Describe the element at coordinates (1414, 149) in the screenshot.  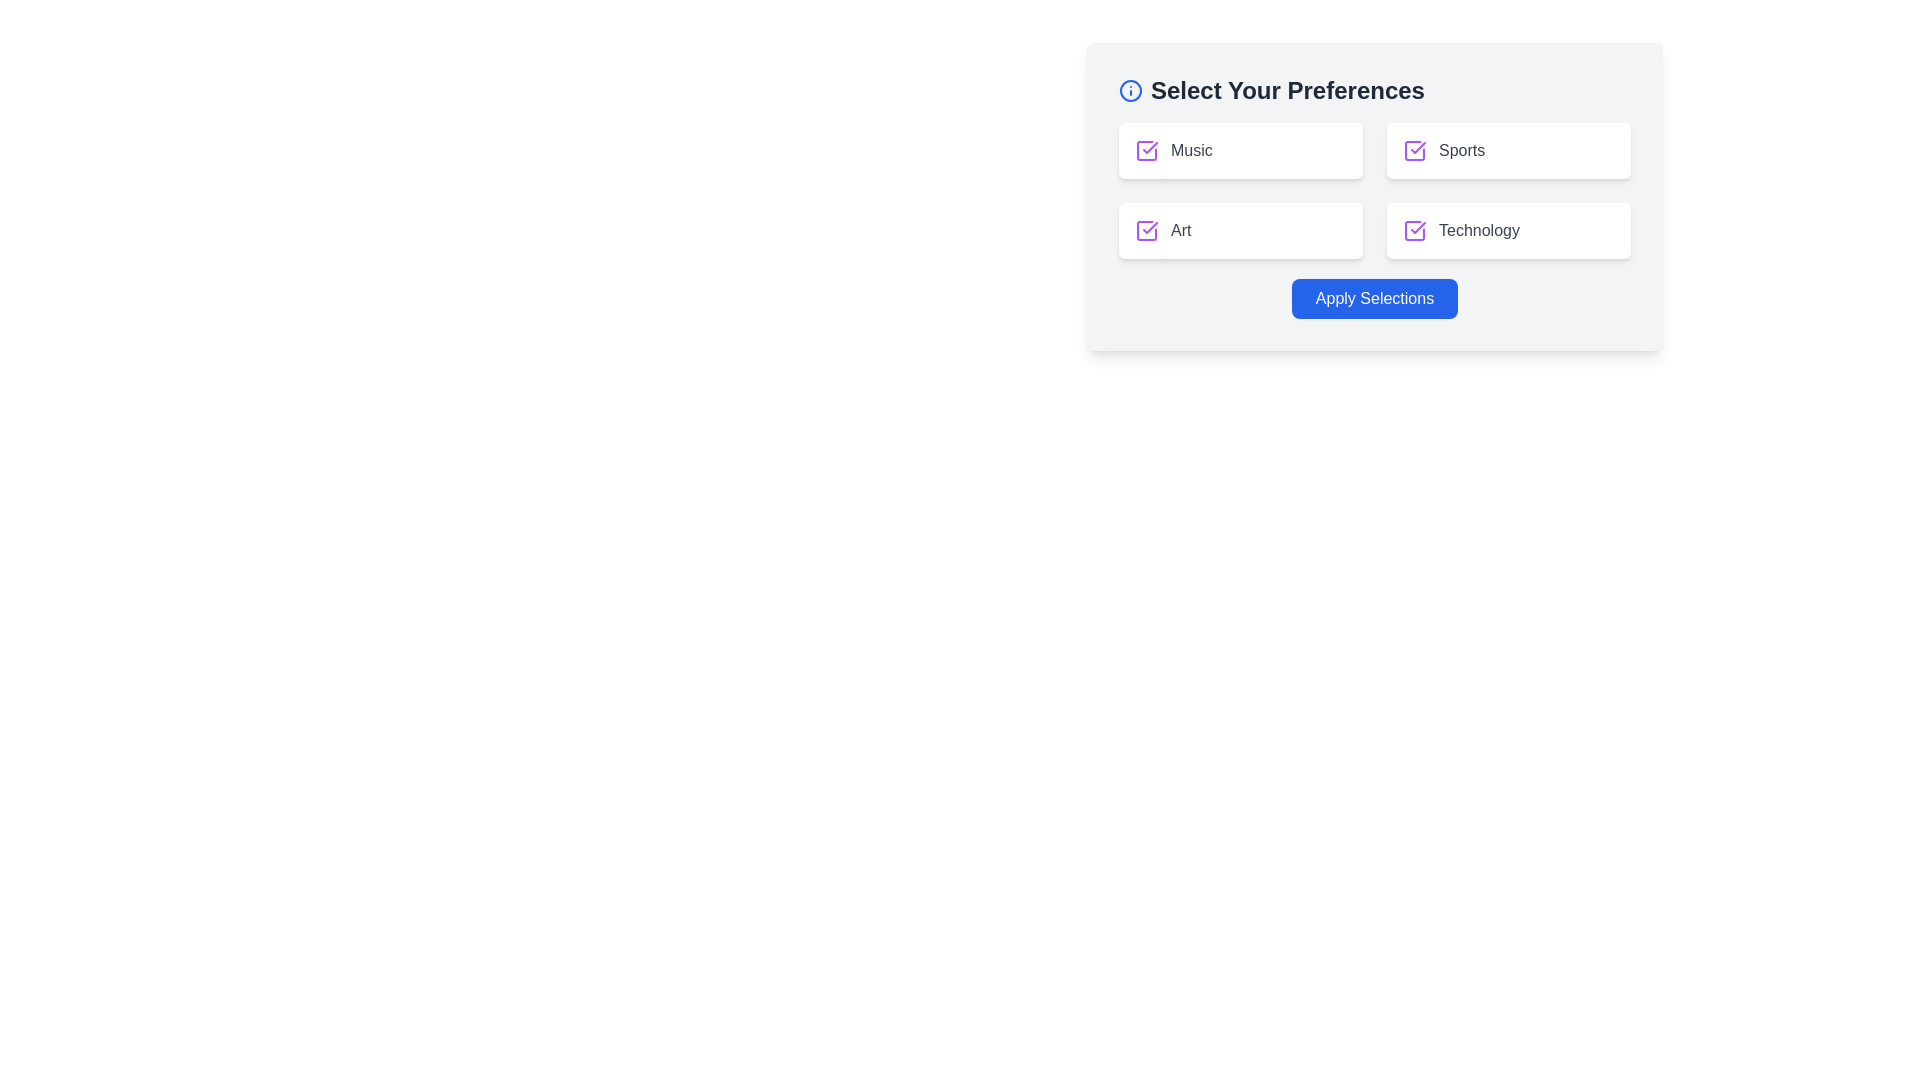
I see `the Checkbox icon for category selection located` at that location.